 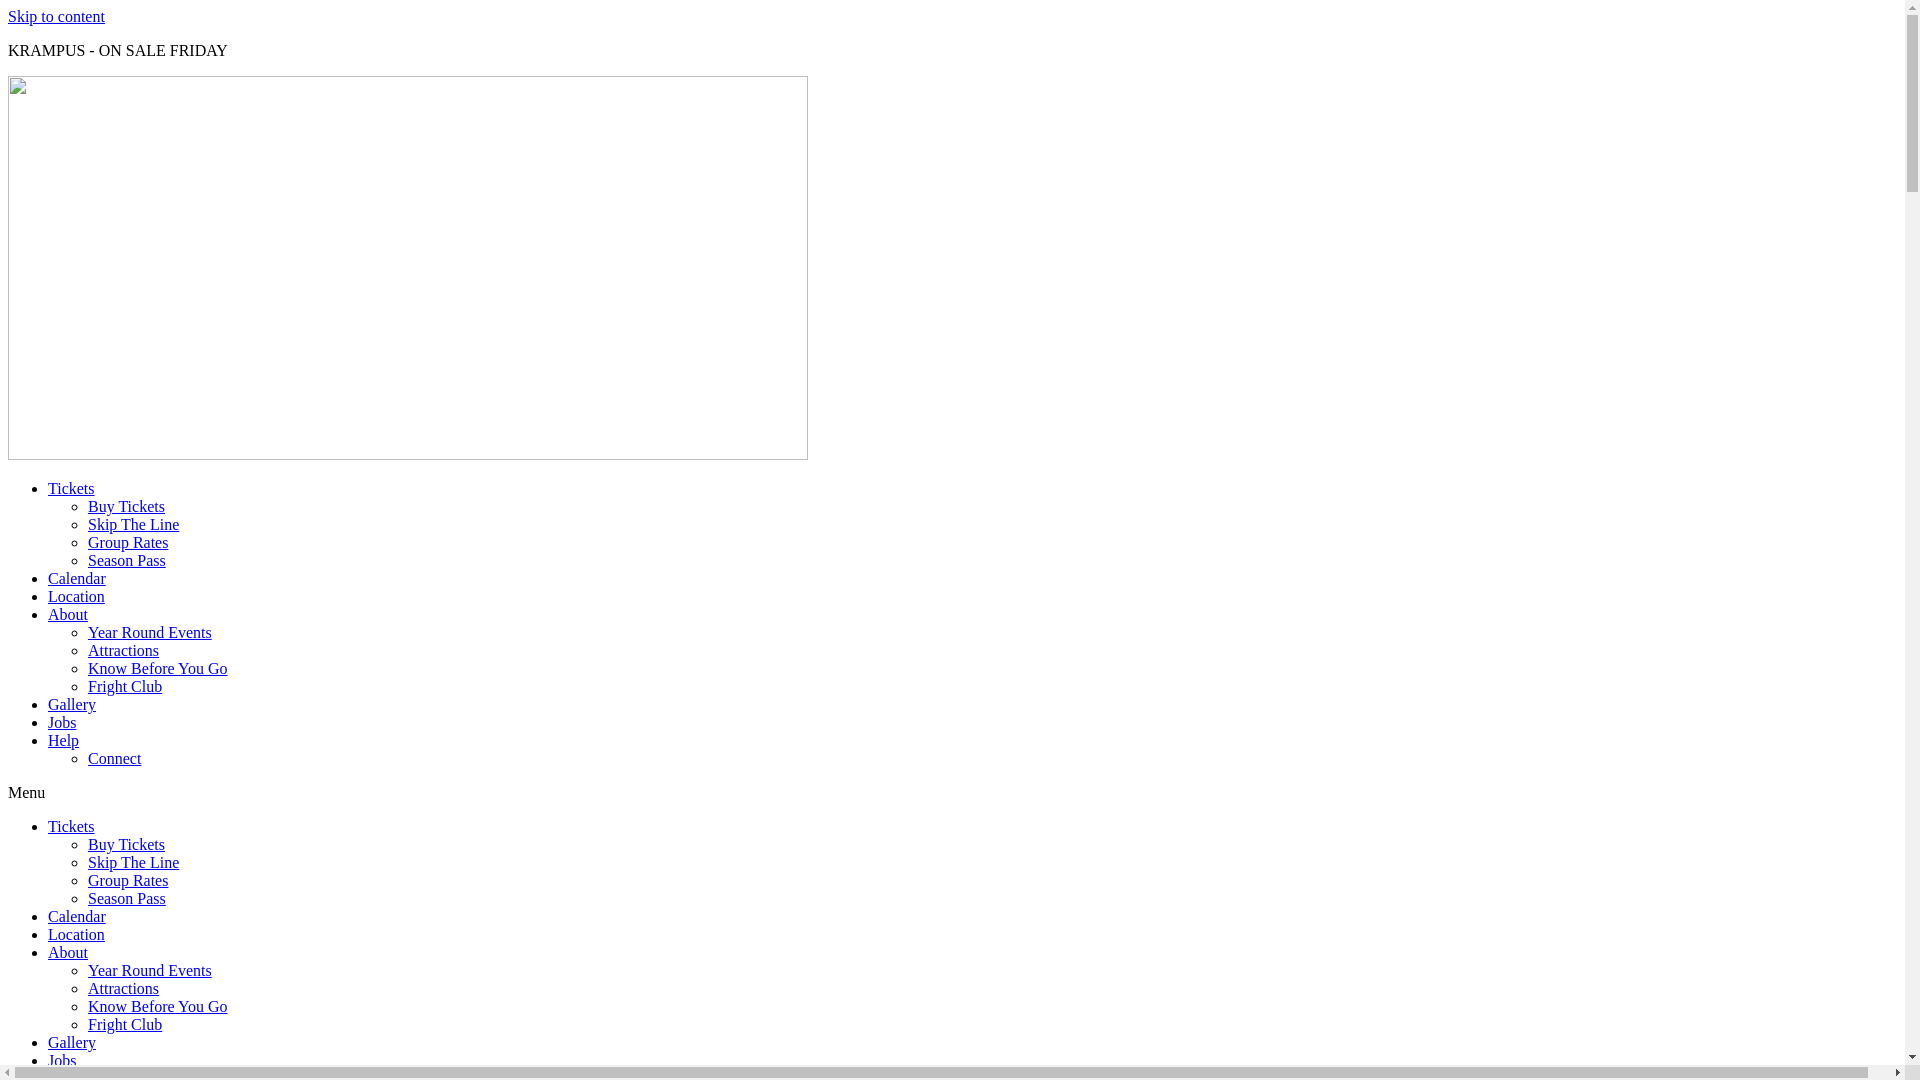 I want to click on 'Year Round Events', so click(x=148, y=969).